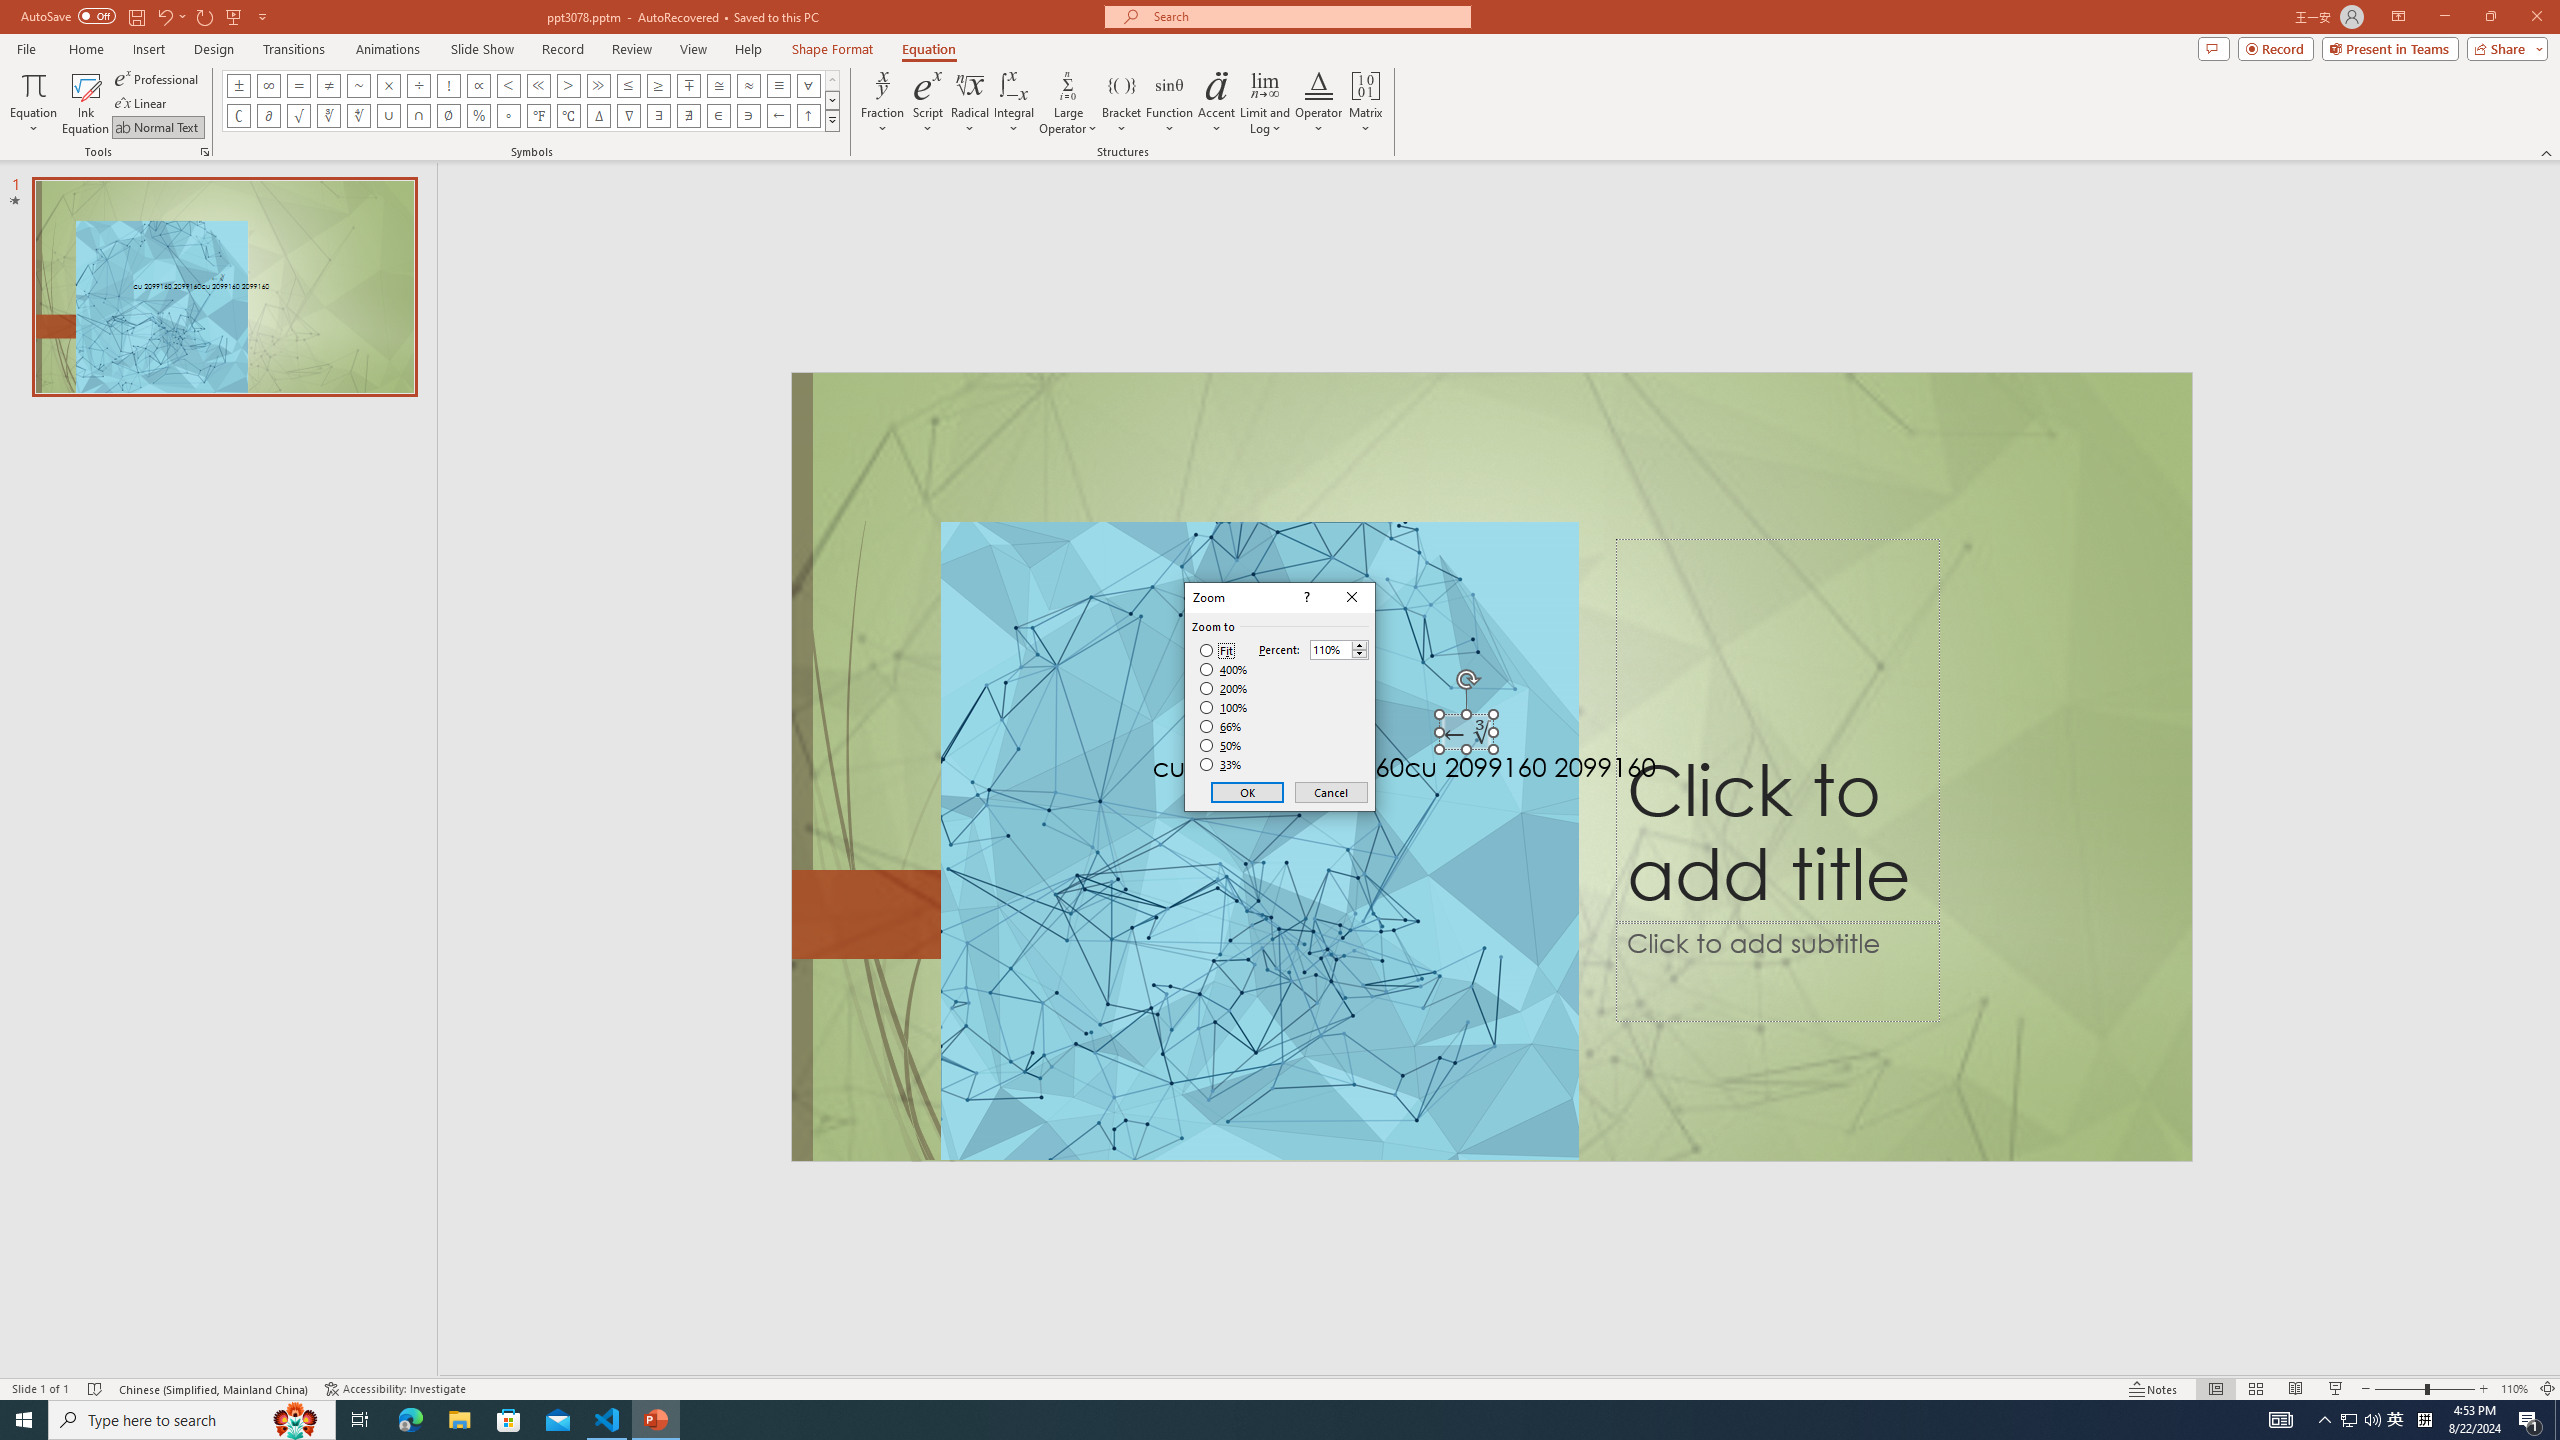  I want to click on 'Equation Symbol Approximately', so click(358, 84).